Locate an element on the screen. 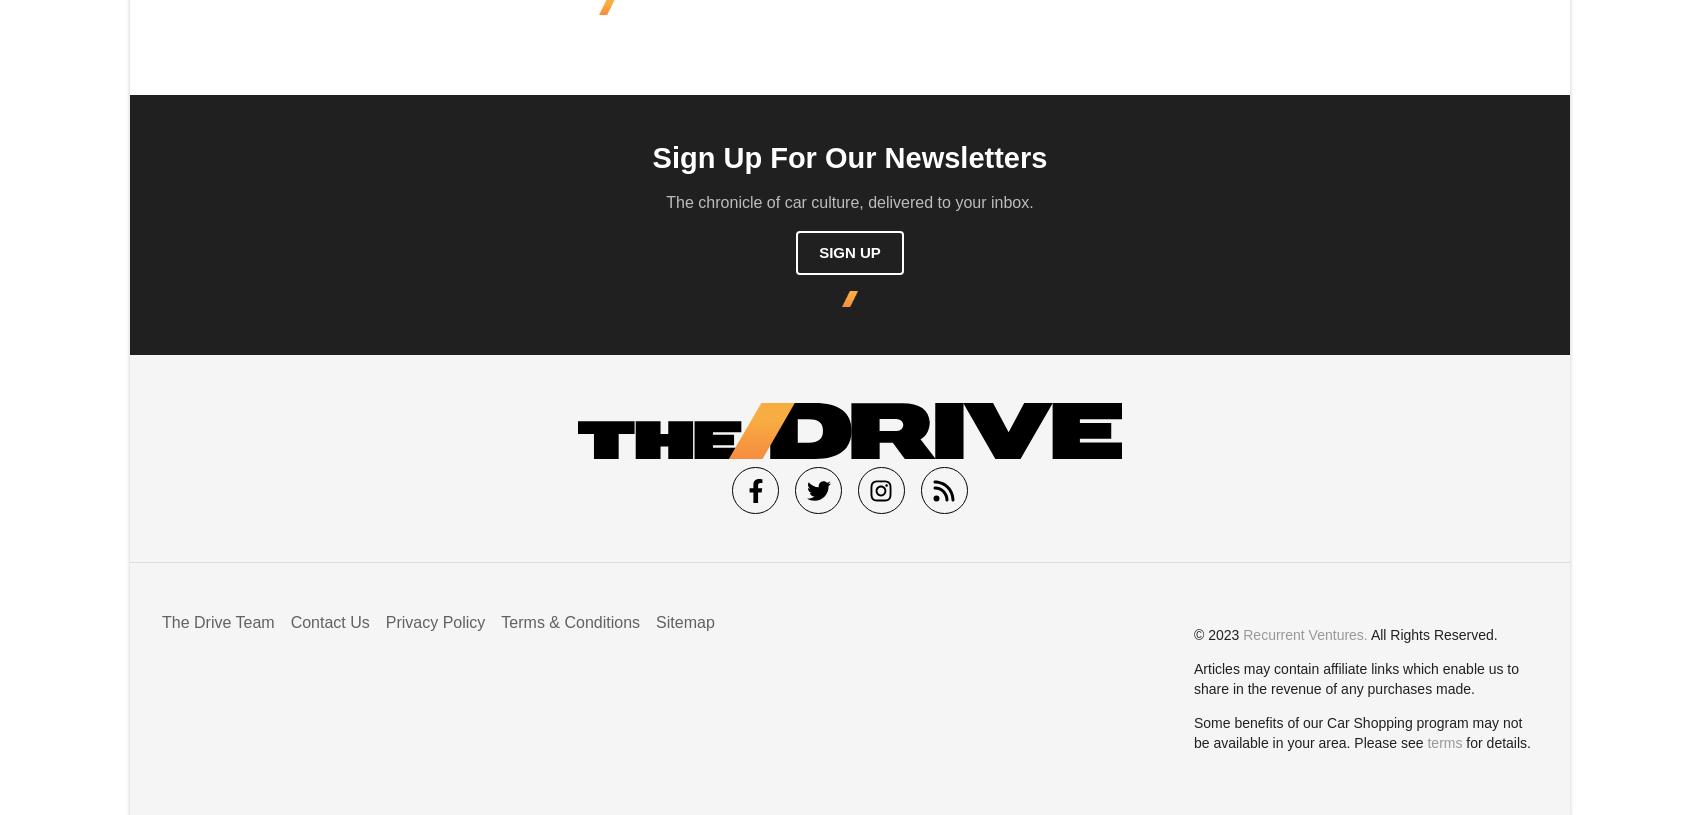 This screenshot has height=815, width=1700. 'Contact Us' is located at coordinates (328, 621).